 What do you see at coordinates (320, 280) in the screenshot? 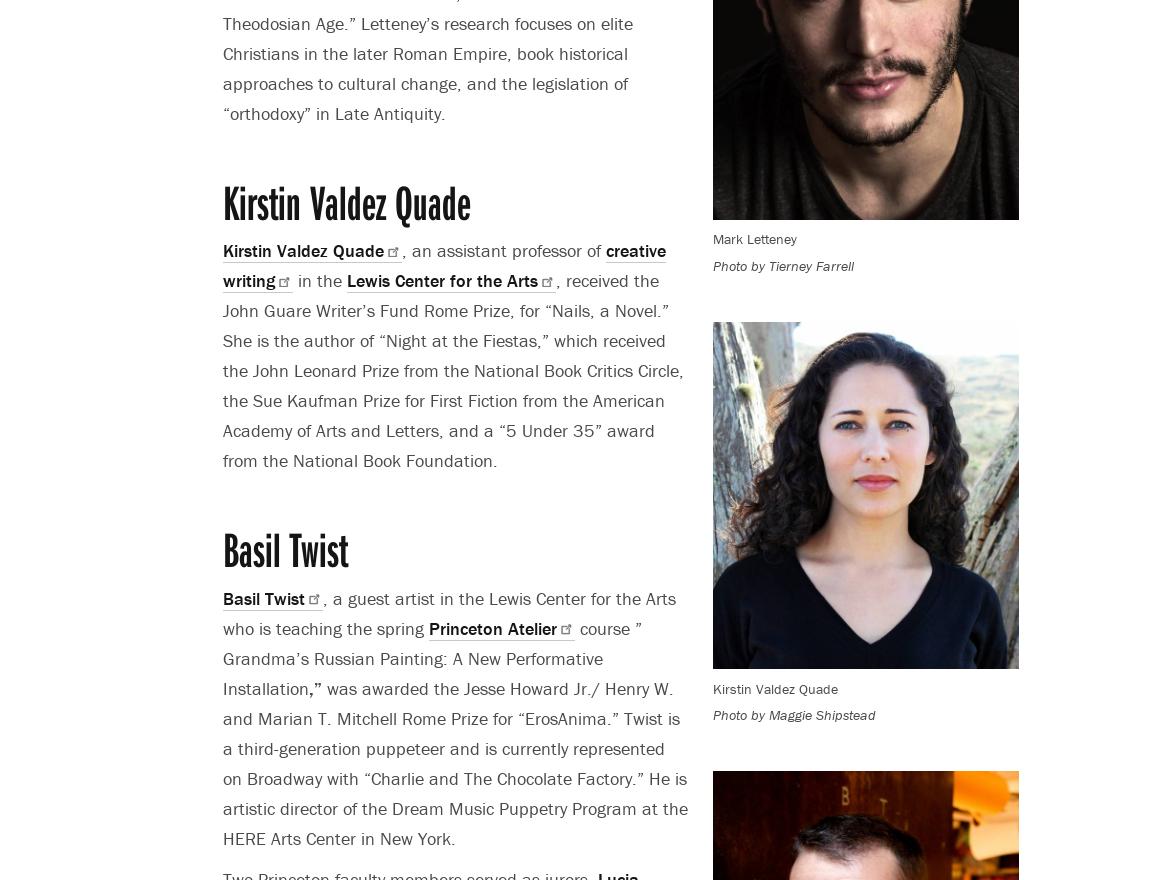
I see `'in the'` at bounding box center [320, 280].